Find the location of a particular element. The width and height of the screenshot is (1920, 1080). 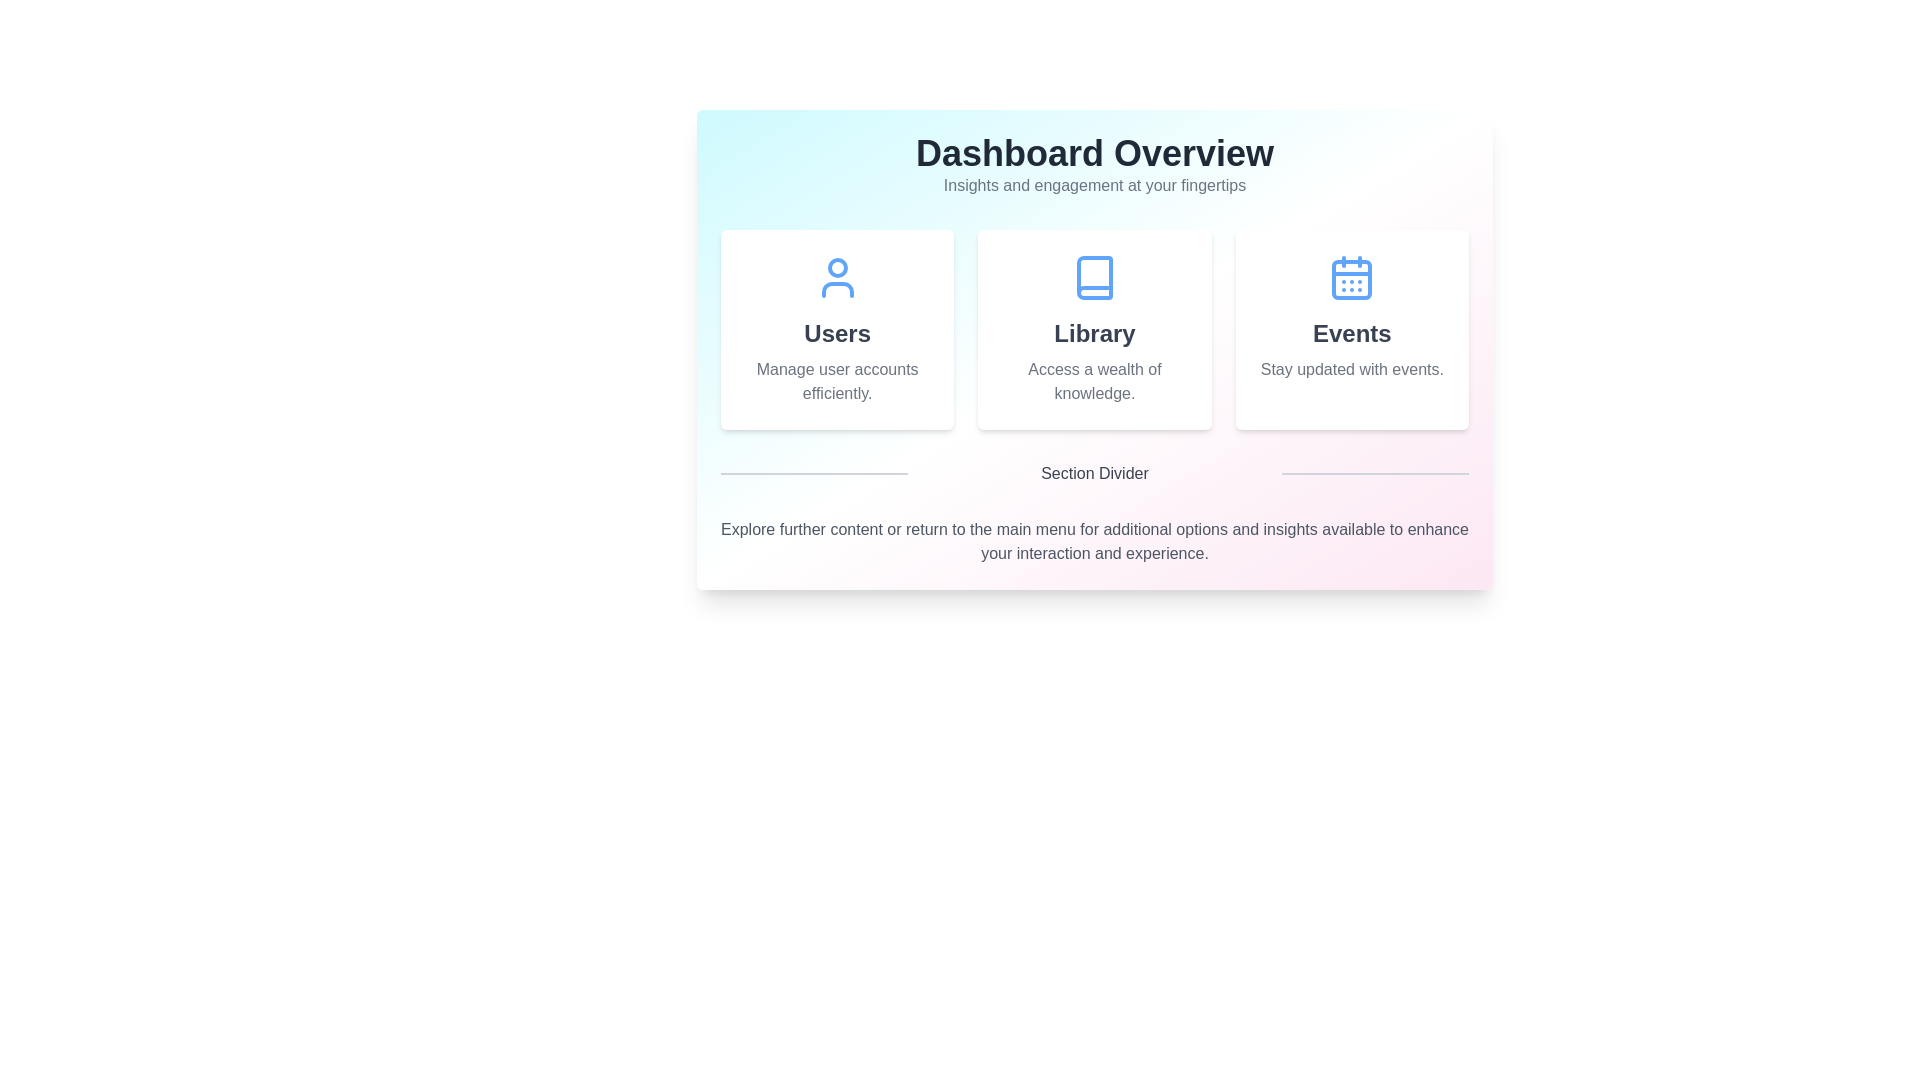

the lower part of the 'Users' icon, specifically the vector graphic component that symbolizes the body or torso of the user is located at coordinates (837, 289).